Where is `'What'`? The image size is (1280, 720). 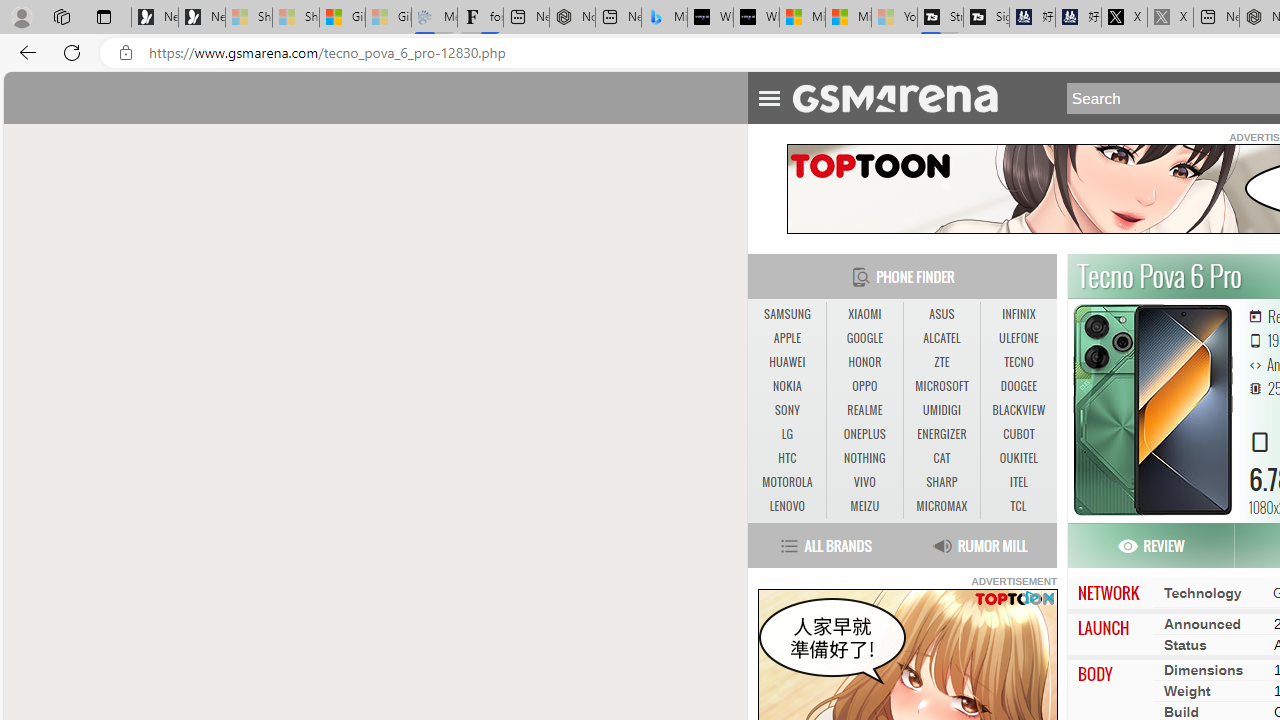 'What' is located at coordinates (755, 17).